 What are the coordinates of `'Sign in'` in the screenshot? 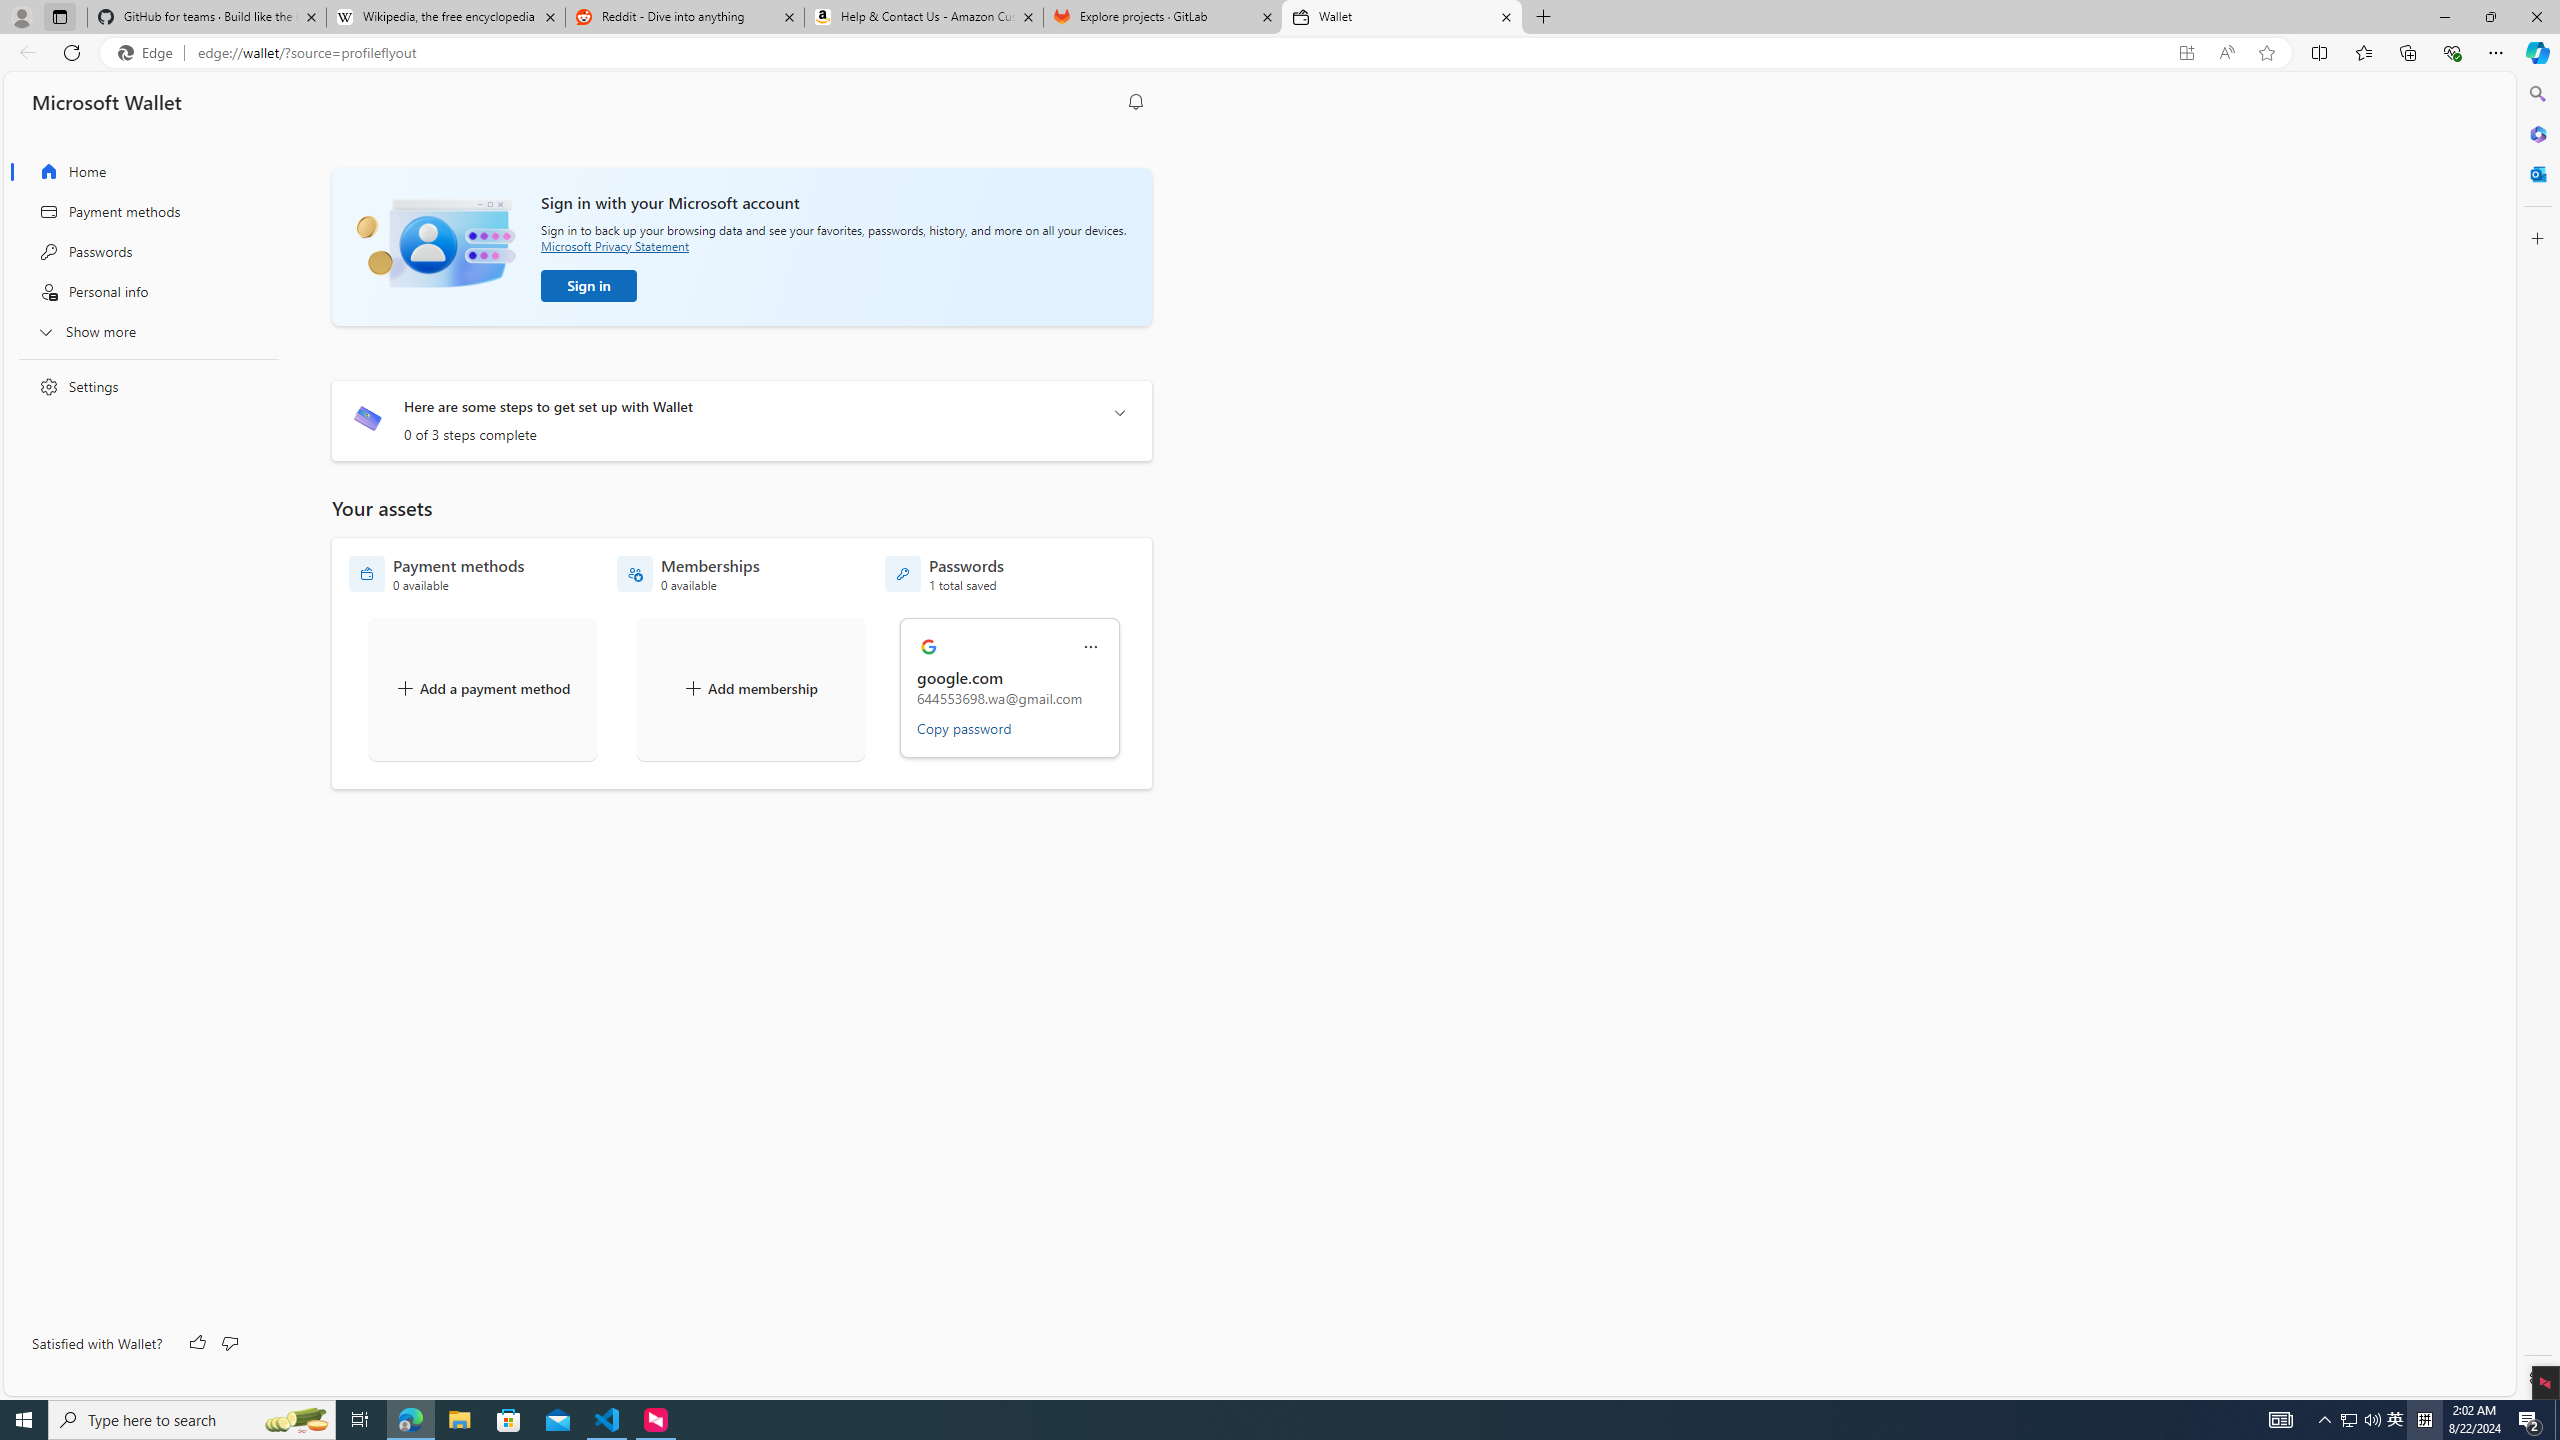 It's located at (587, 286).